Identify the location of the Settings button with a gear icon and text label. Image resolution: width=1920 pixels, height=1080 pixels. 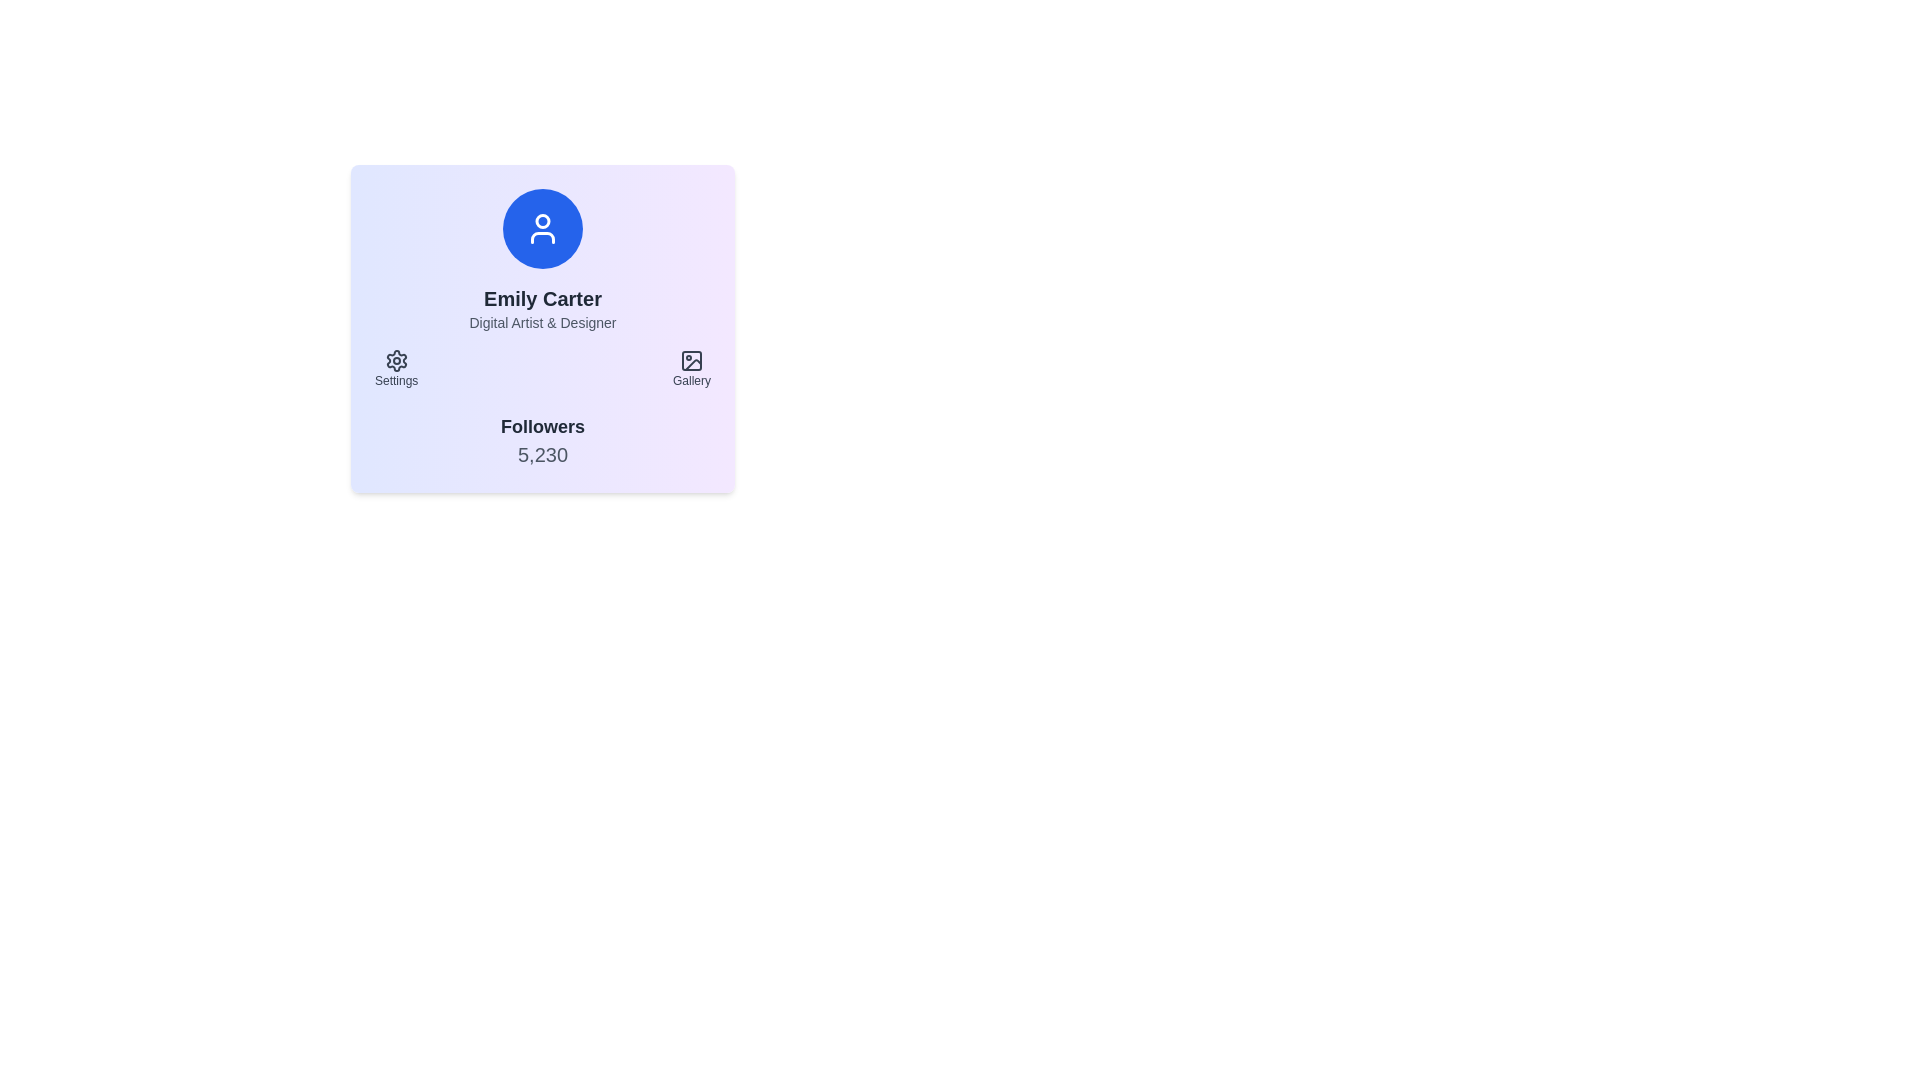
(396, 369).